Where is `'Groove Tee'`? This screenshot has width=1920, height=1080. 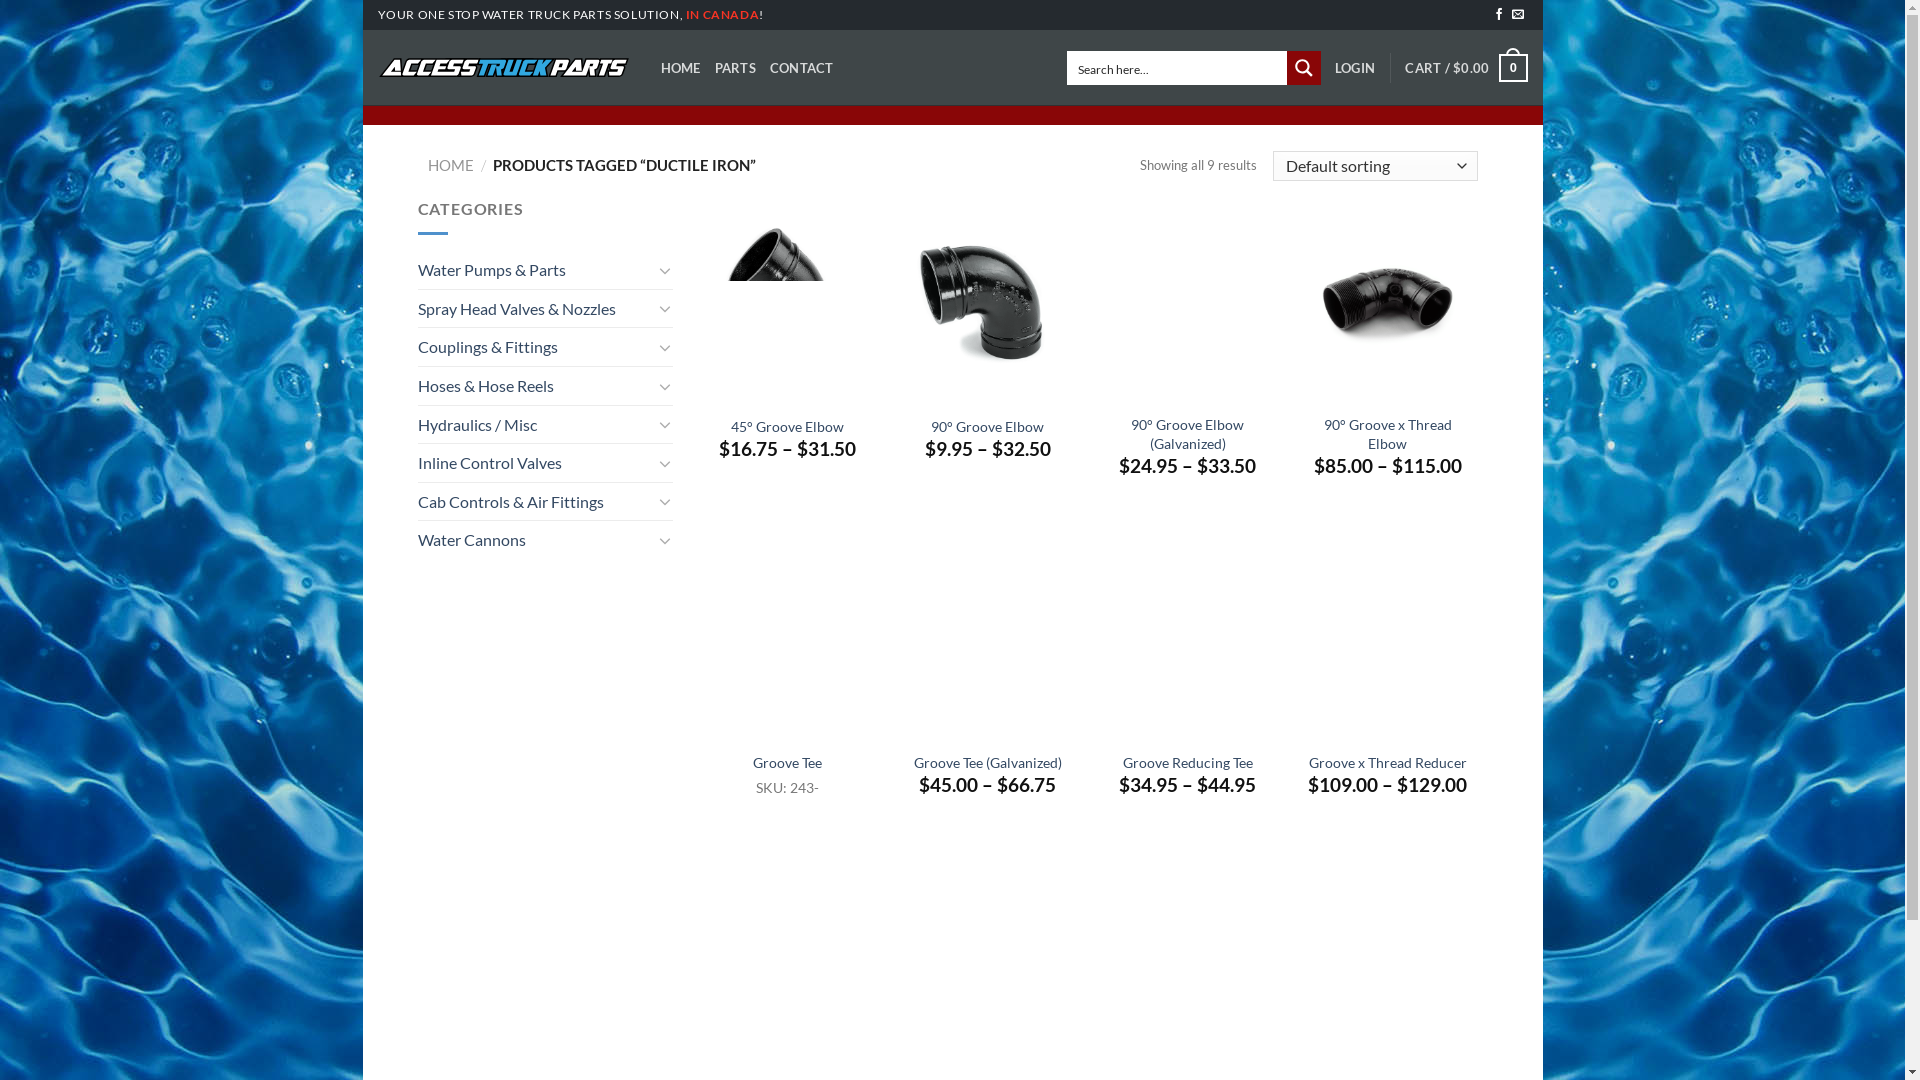
'Groove Tee' is located at coordinates (786, 763).